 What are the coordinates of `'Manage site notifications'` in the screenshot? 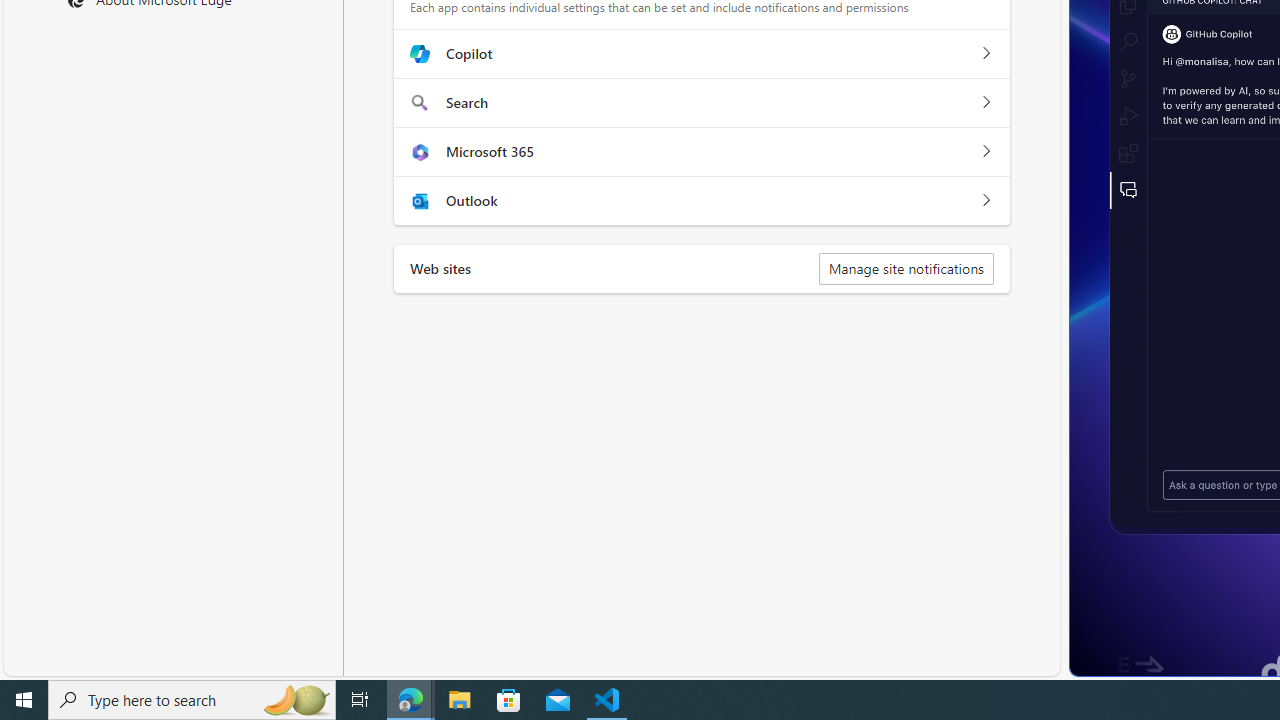 It's located at (905, 267).